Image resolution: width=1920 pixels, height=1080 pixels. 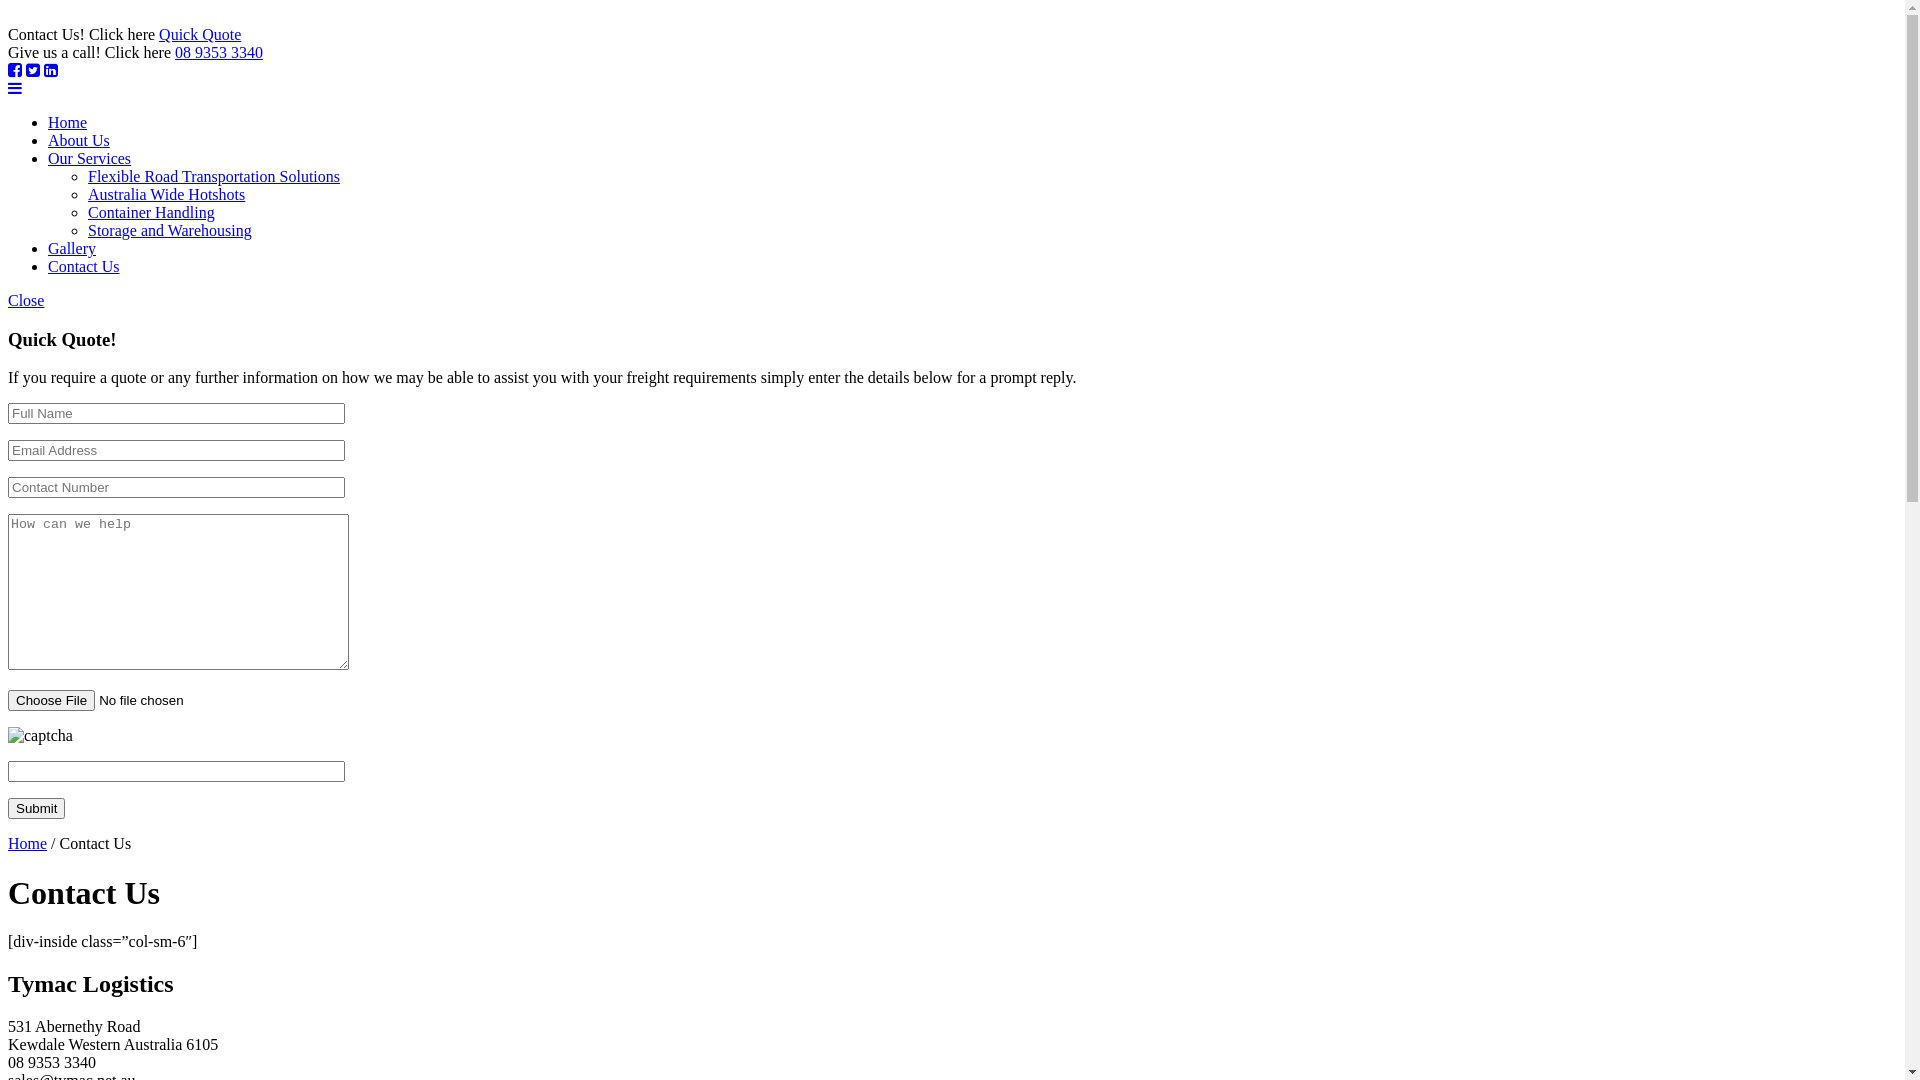 I want to click on 'Storage and Warehousing', so click(x=86, y=229).